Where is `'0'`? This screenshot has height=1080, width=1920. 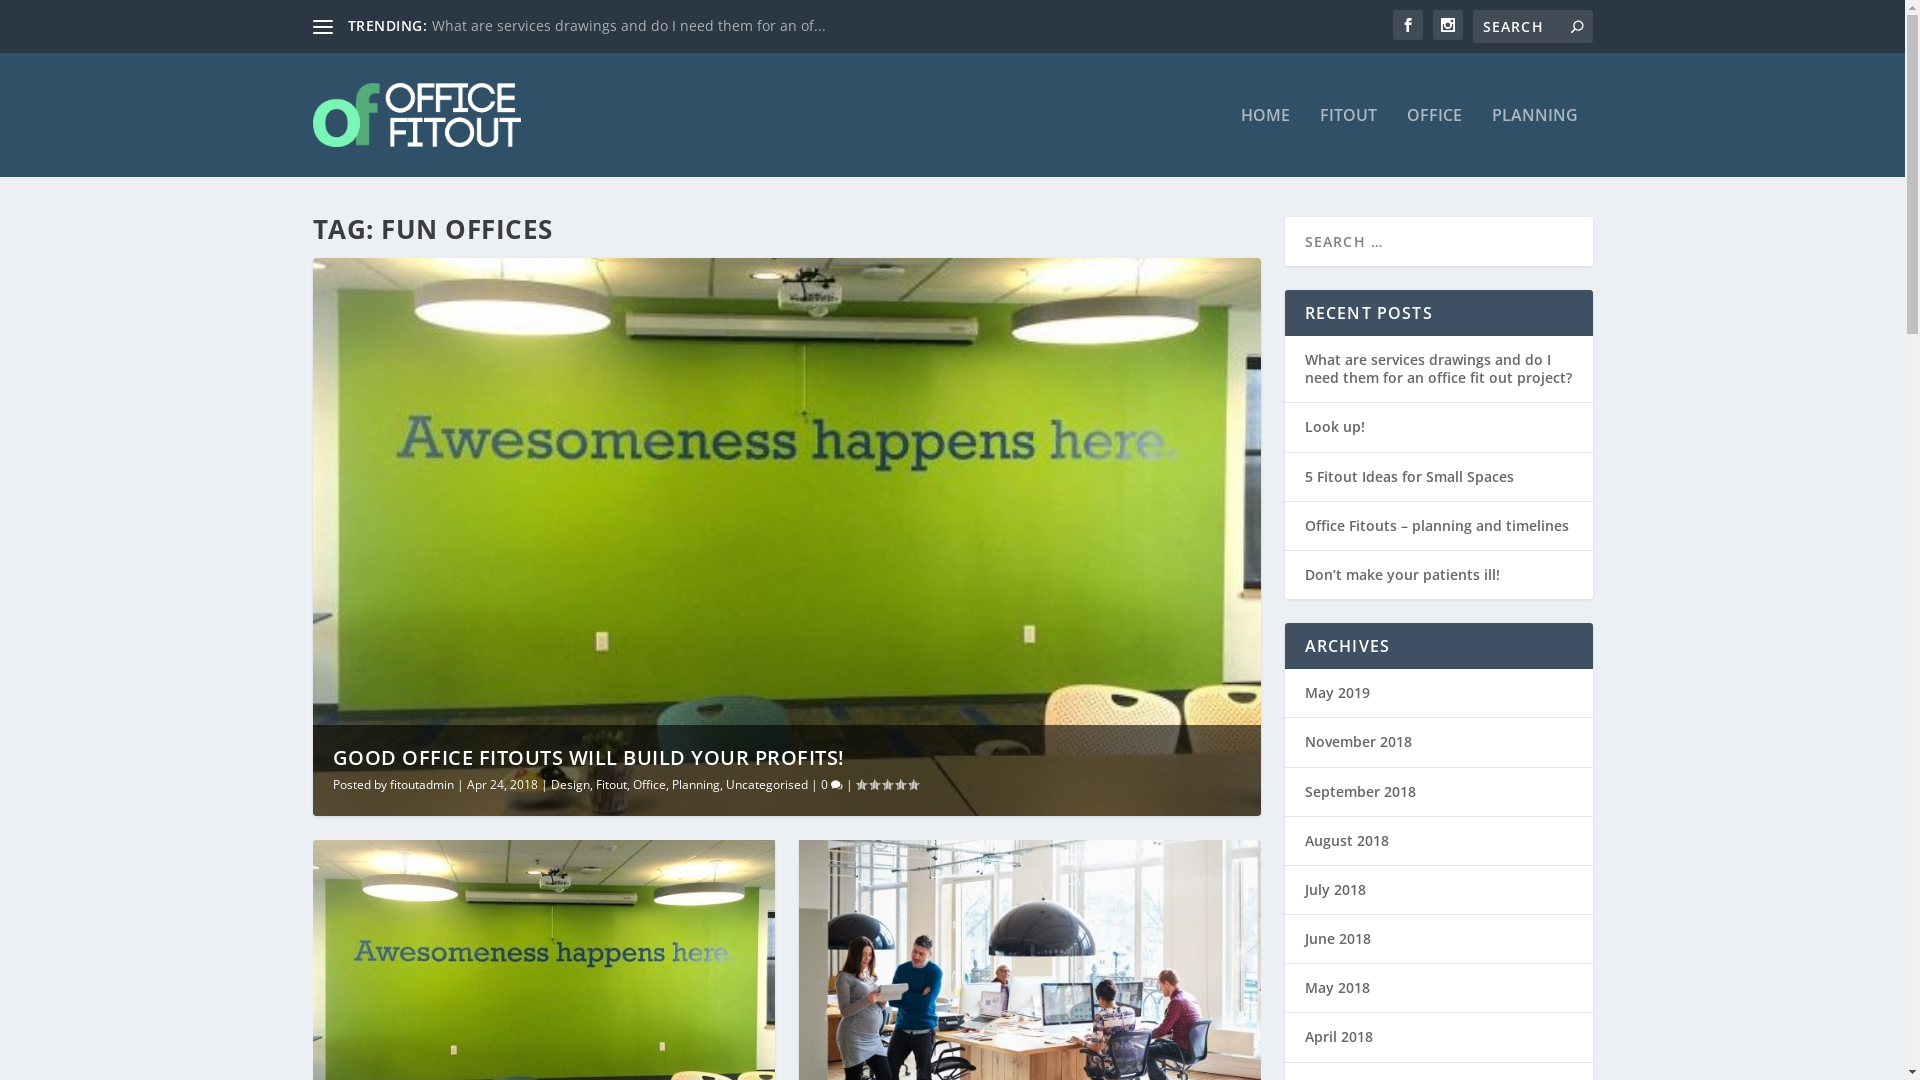
'0' is located at coordinates (820, 783).